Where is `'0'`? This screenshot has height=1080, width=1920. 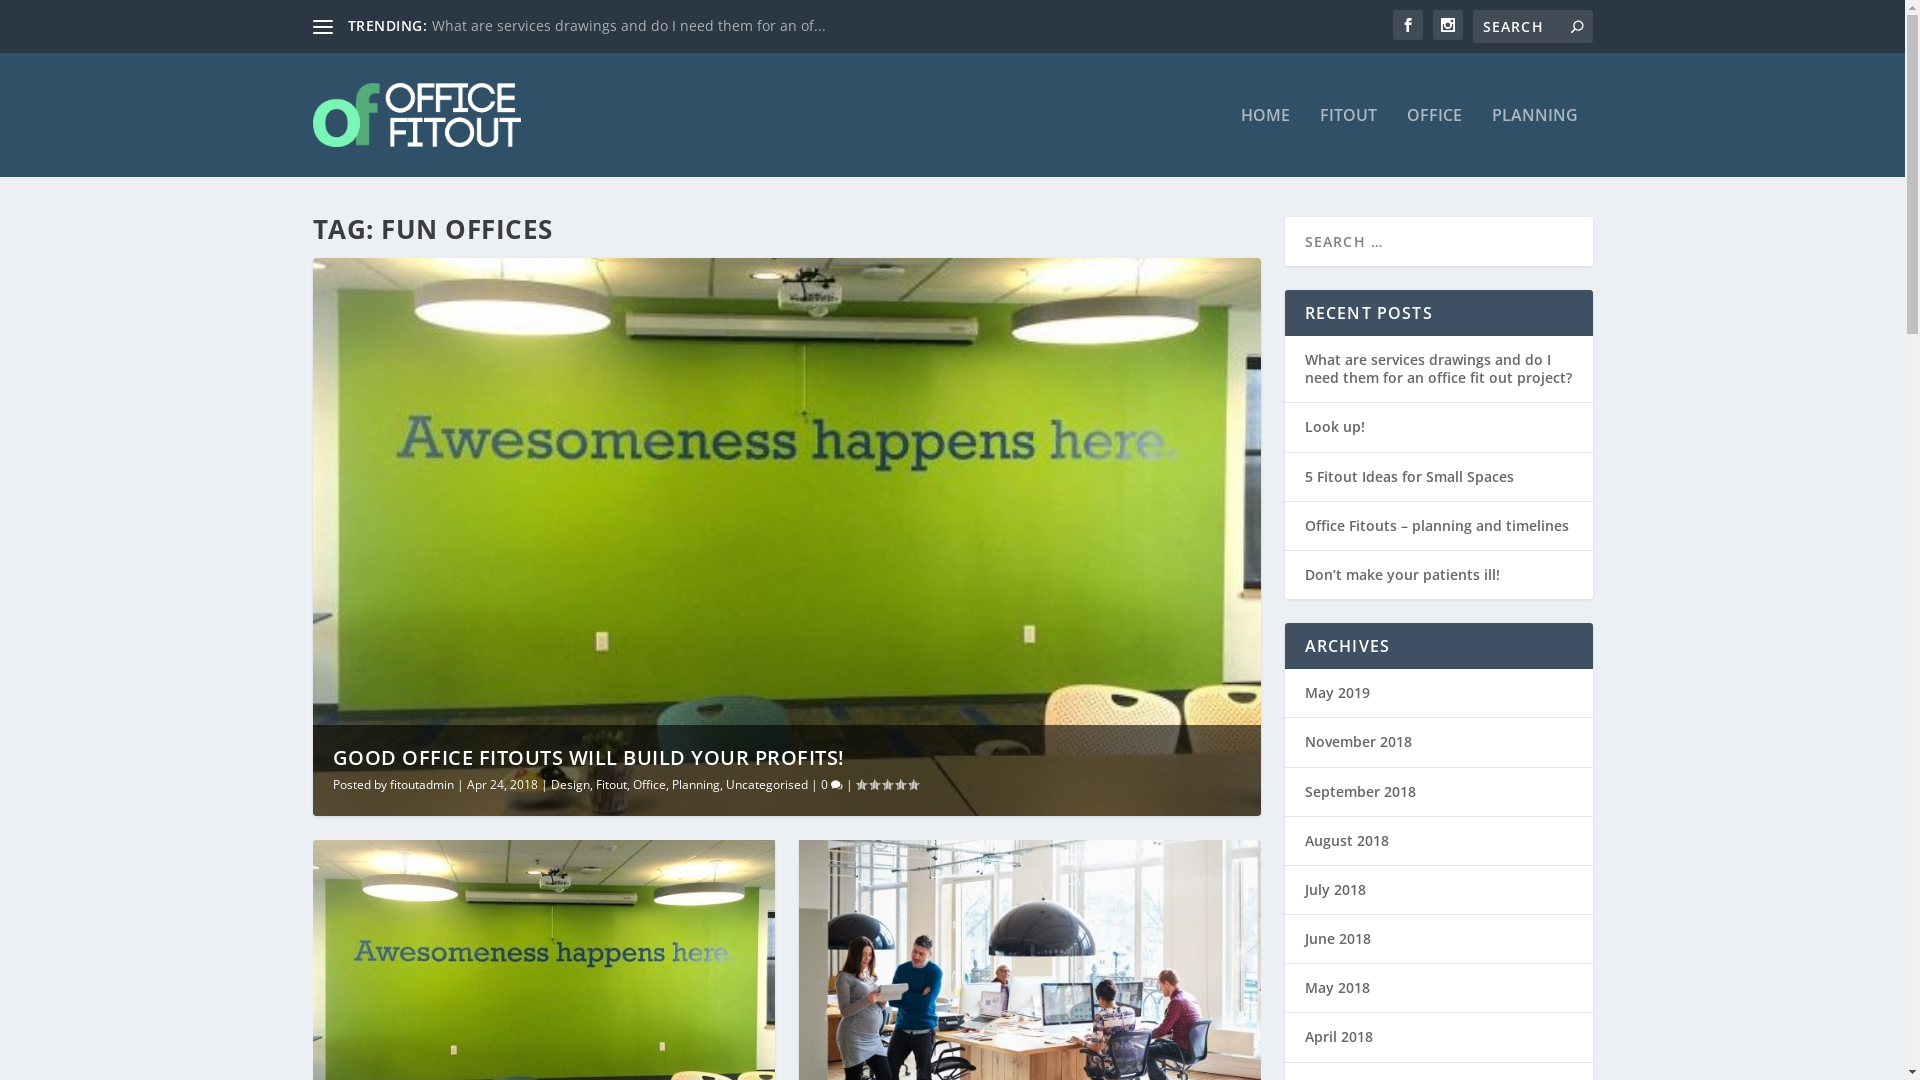
'0' is located at coordinates (820, 783).